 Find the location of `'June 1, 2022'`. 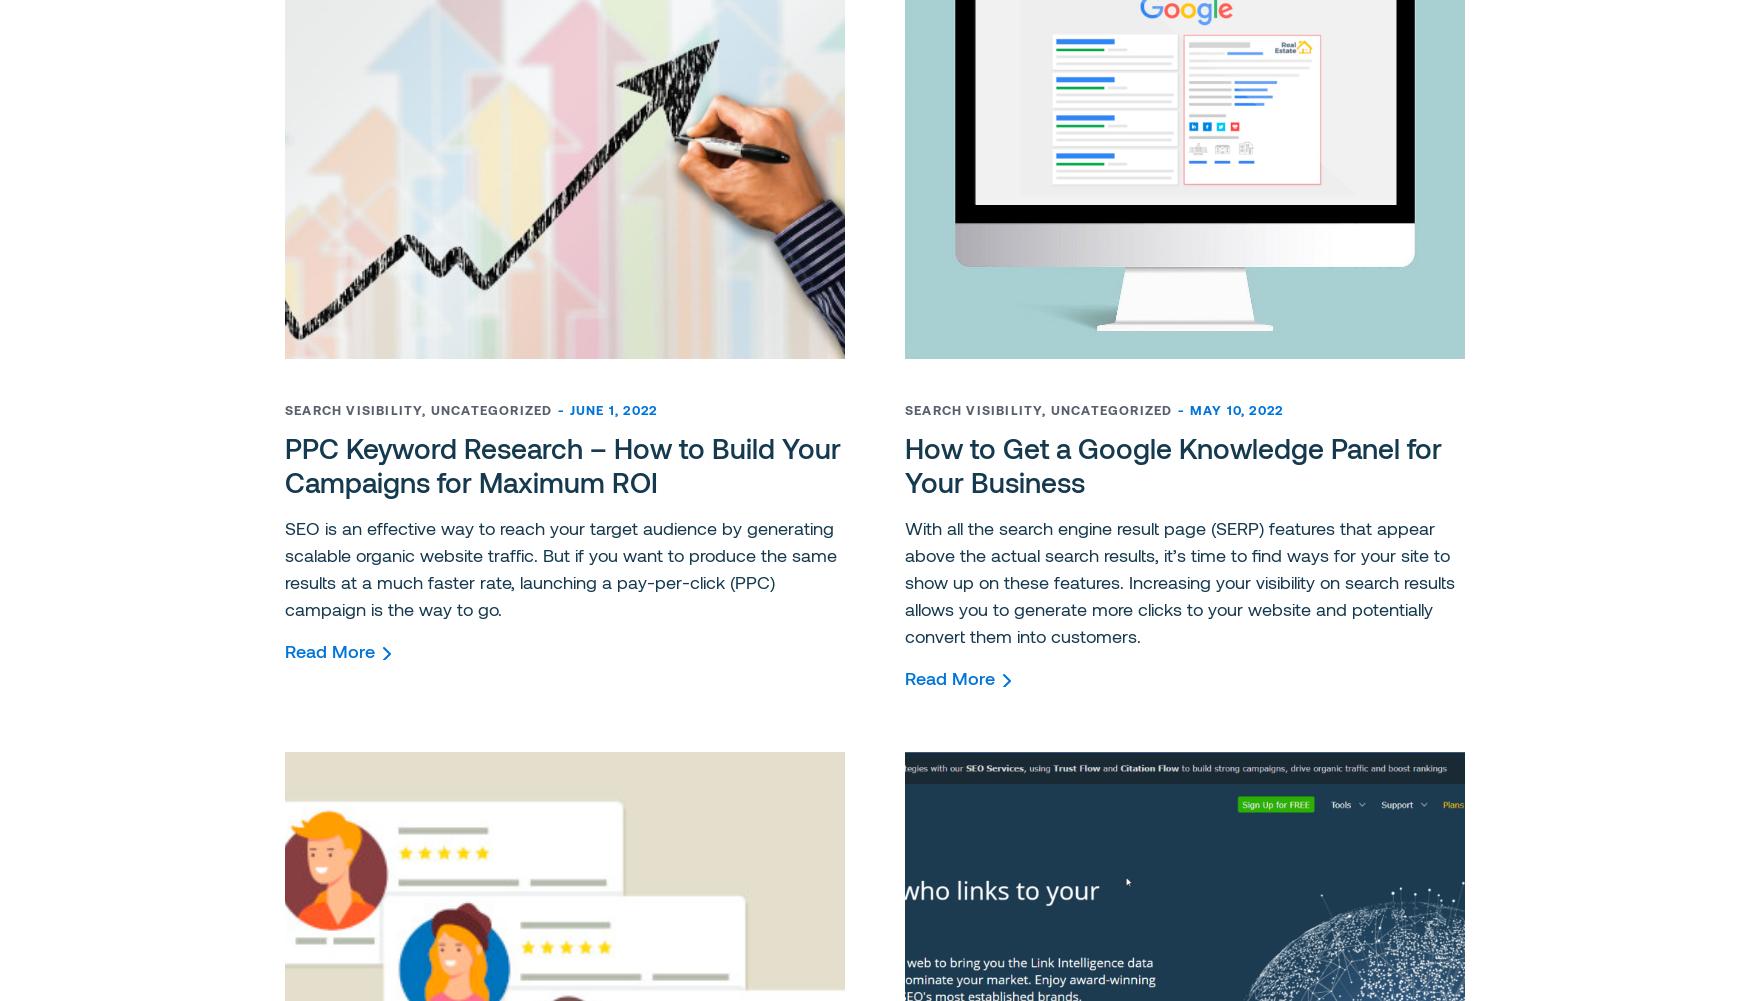

'June 1, 2022' is located at coordinates (568, 409).